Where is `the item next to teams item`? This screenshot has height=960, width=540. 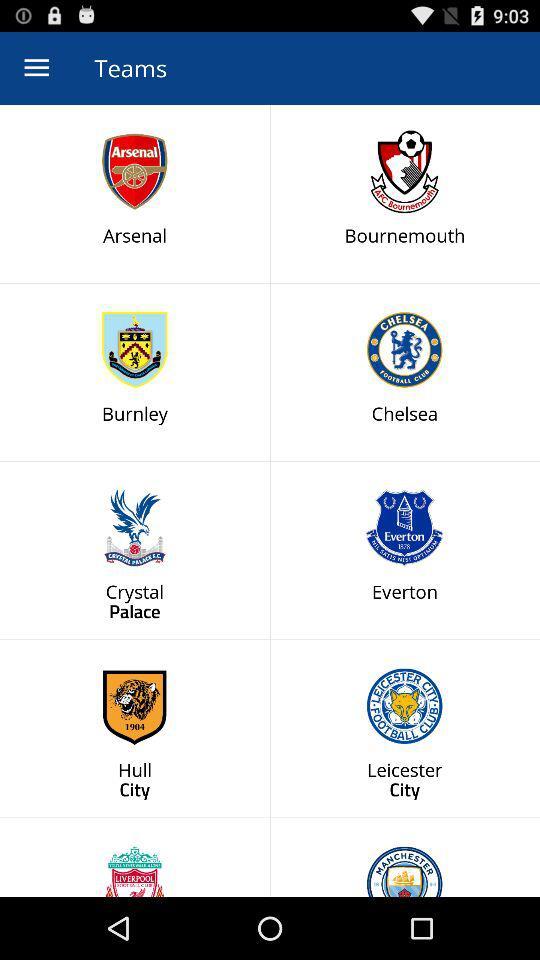 the item next to teams item is located at coordinates (36, 68).